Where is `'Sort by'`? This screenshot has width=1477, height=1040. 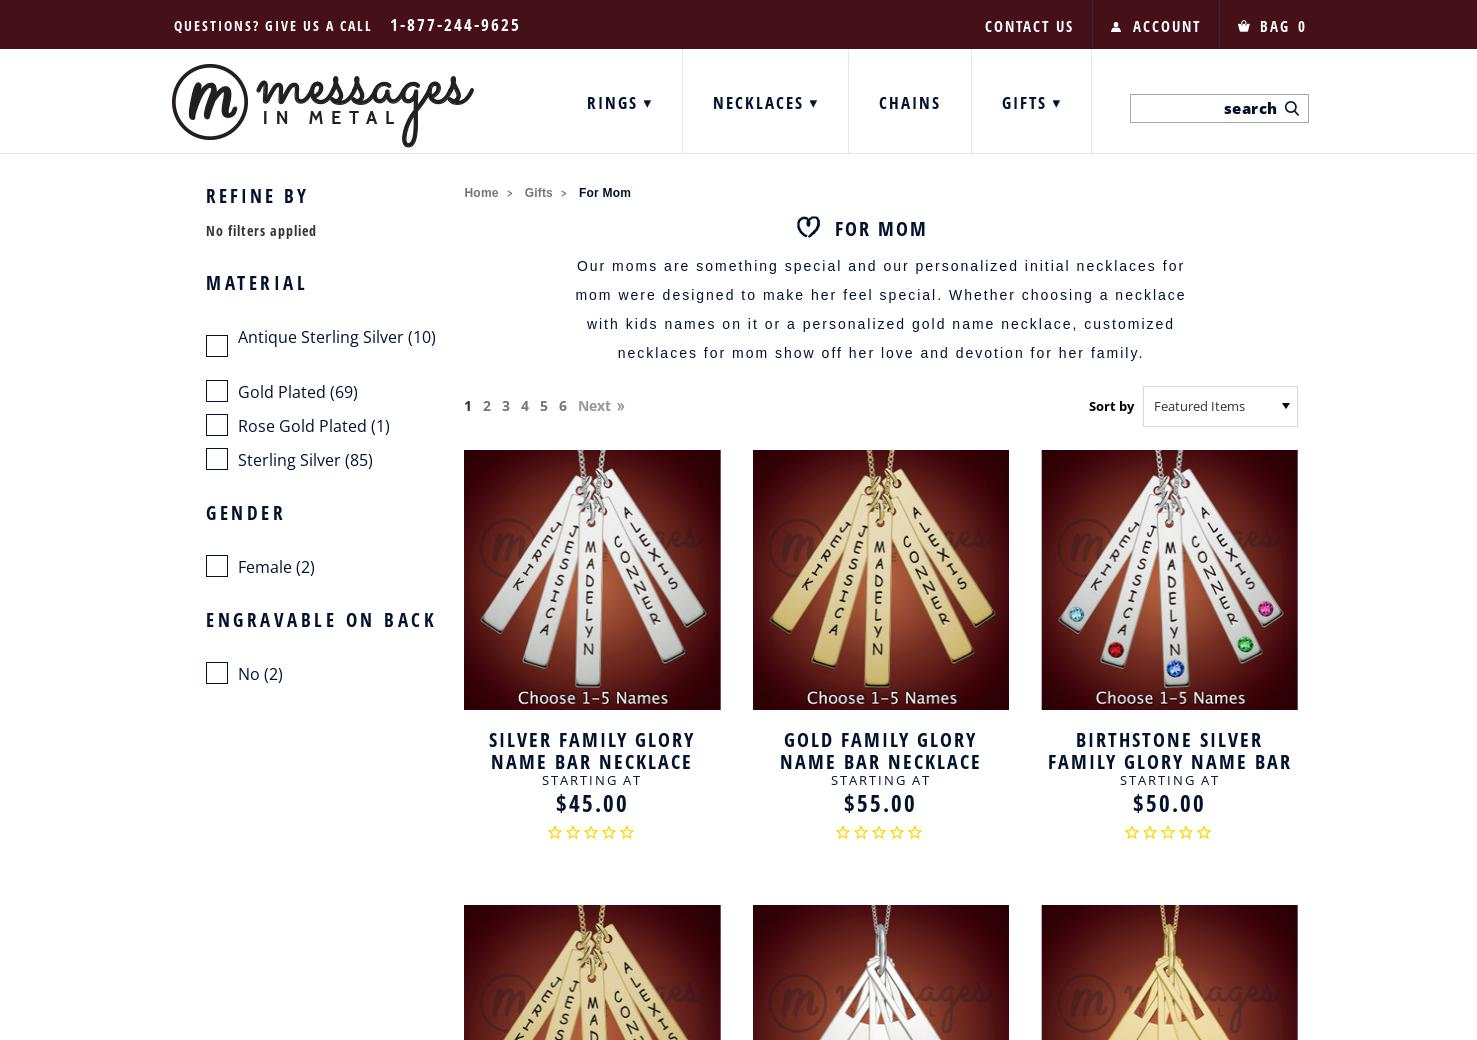 'Sort by' is located at coordinates (1088, 404).